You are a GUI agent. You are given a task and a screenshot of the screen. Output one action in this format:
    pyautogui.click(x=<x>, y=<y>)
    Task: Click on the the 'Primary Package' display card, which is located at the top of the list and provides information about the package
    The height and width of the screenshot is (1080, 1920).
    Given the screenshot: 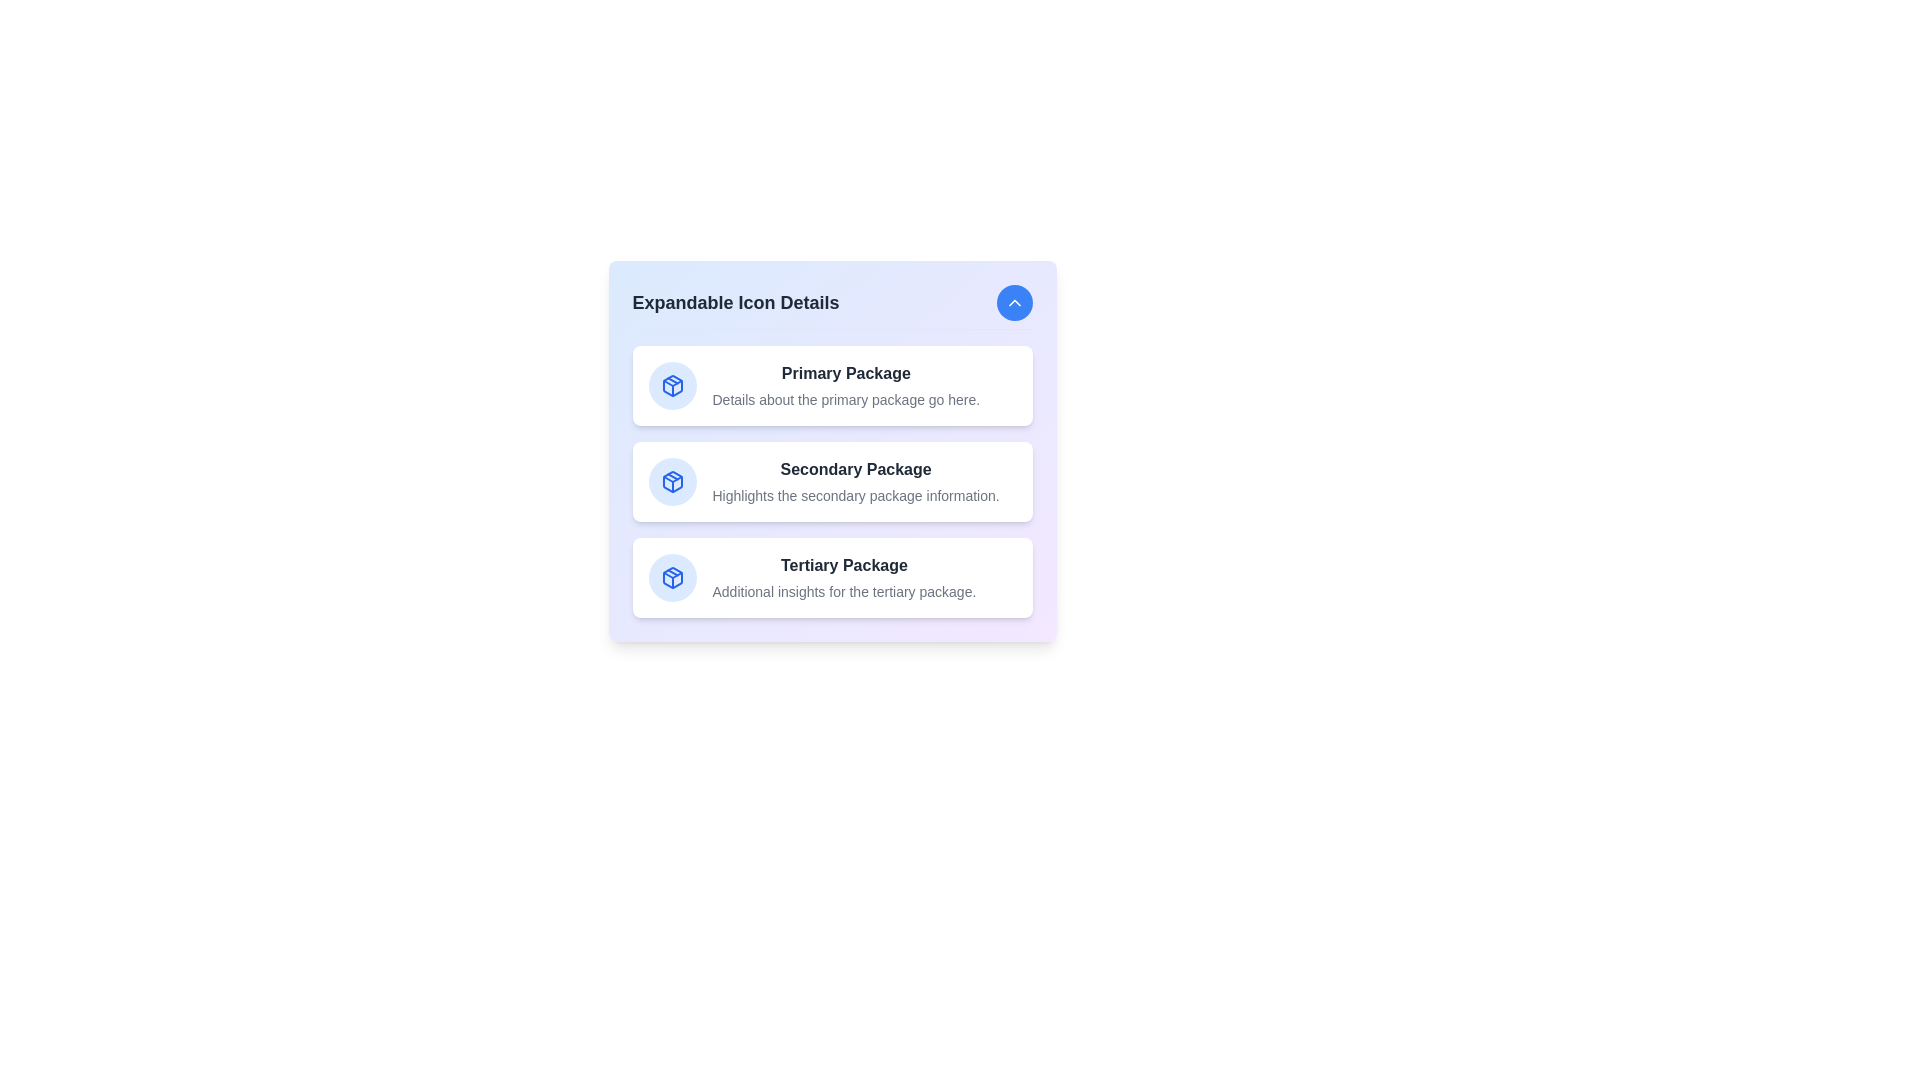 What is the action you would take?
    pyautogui.click(x=832, y=385)
    